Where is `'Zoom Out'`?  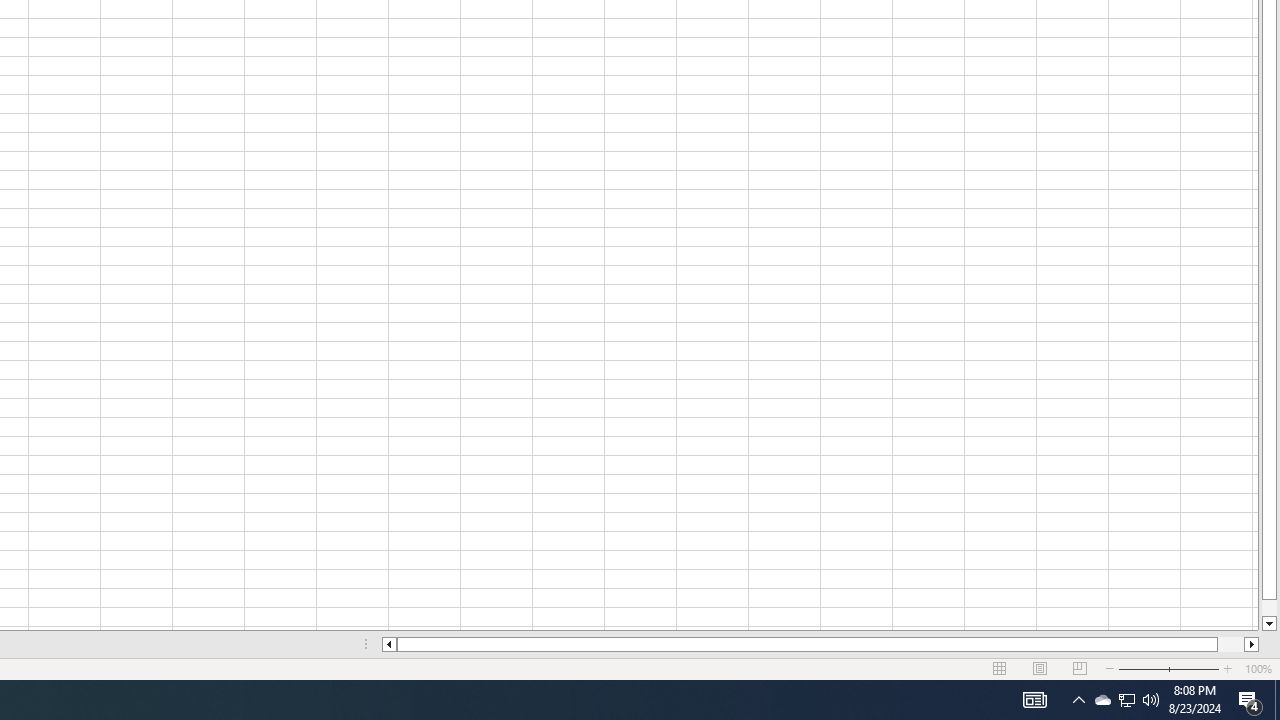
'Zoom Out' is located at coordinates (1143, 669).